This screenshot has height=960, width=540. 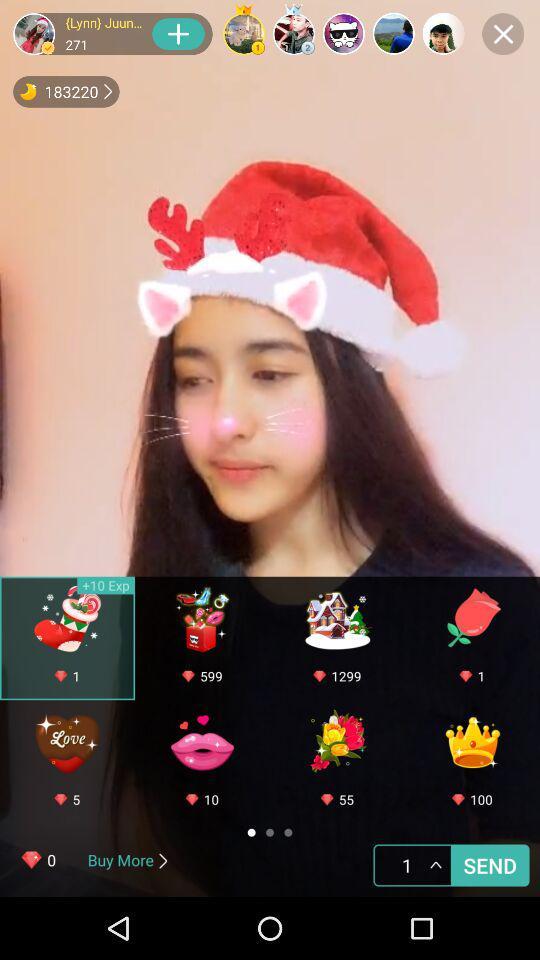 What do you see at coordinates (33, 33) in the screenshot?
I see `the avatar icon` at bounding box center [33, 33].